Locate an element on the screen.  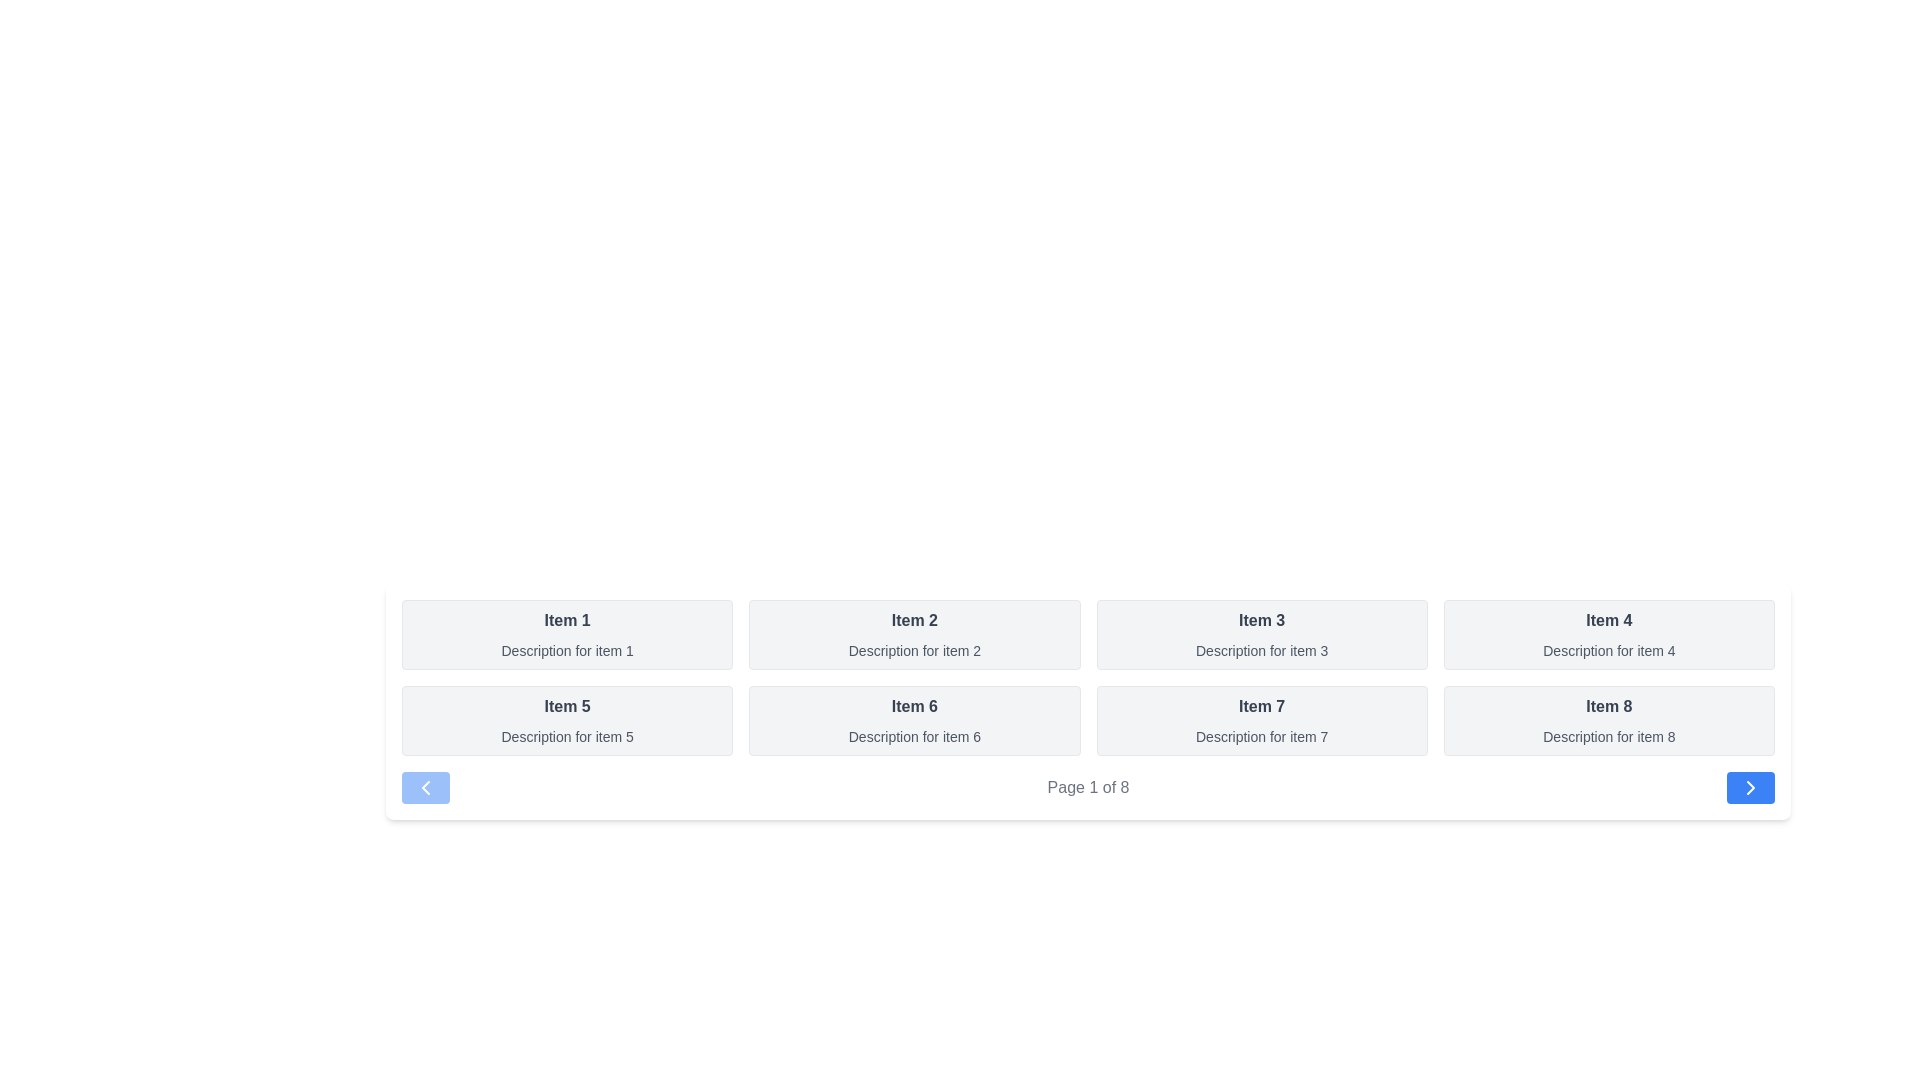
the content of the descriptive card for 'Item 8' located in the bottom-right corner of the 4x2 grid layout is located at coordinates (1609, 721).